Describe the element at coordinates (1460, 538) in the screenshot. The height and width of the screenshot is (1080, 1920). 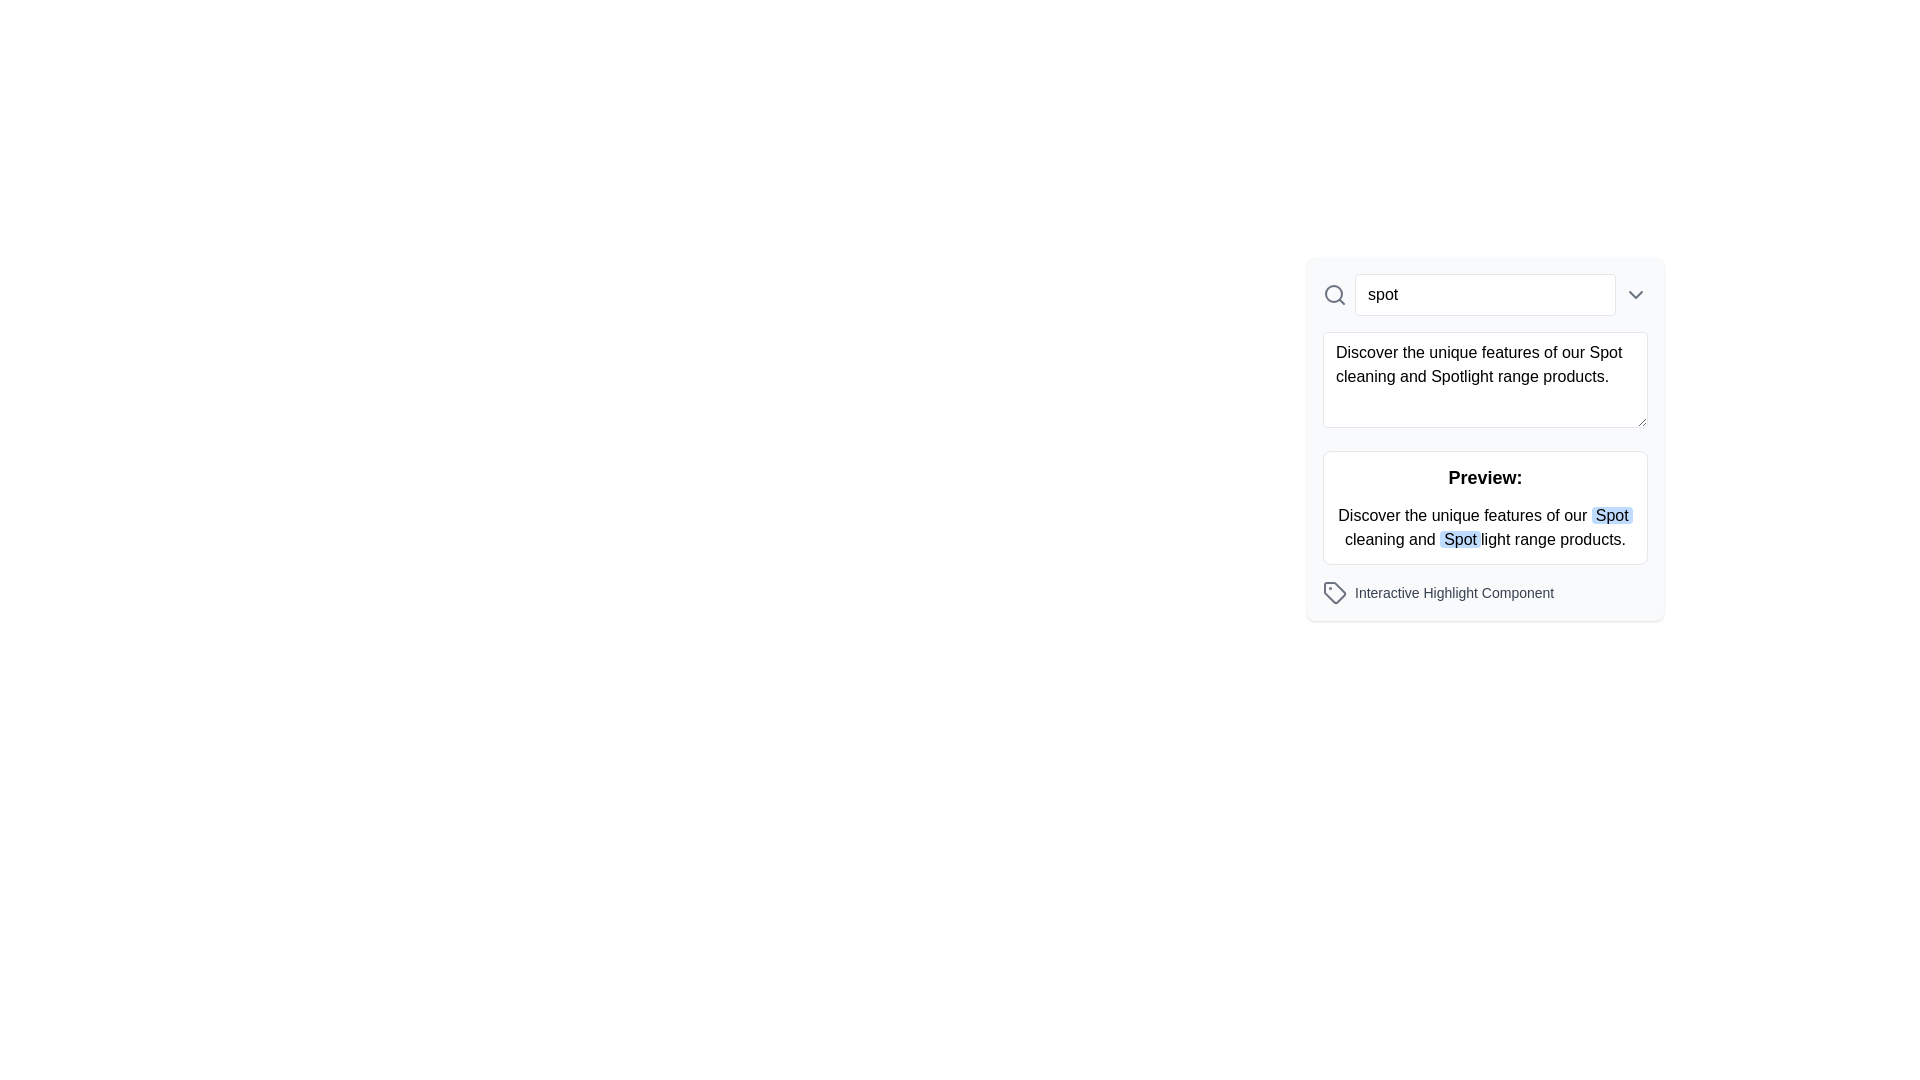
I see `the text element styled with a blue background and rounded edges, specifically the second instance of the word 'Spot' in the paragraph` at that location.